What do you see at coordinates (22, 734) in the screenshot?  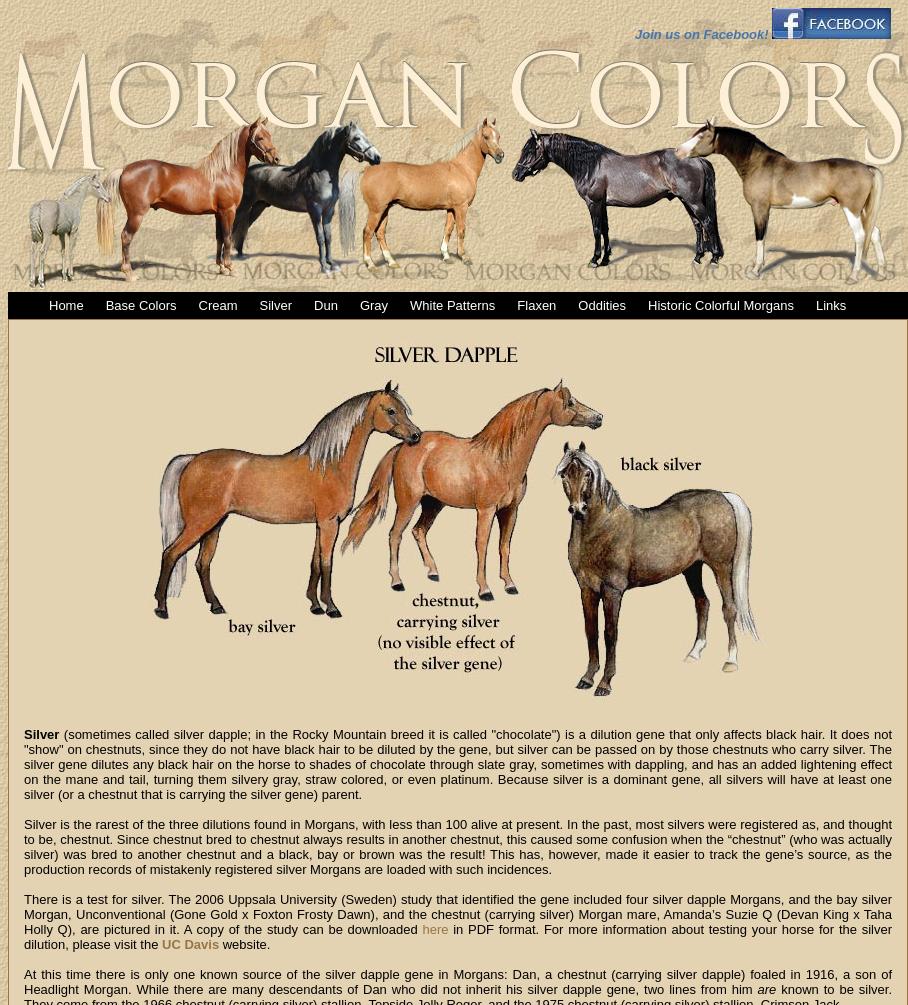 I see `'Silver'` at bounding box center [22, 734].